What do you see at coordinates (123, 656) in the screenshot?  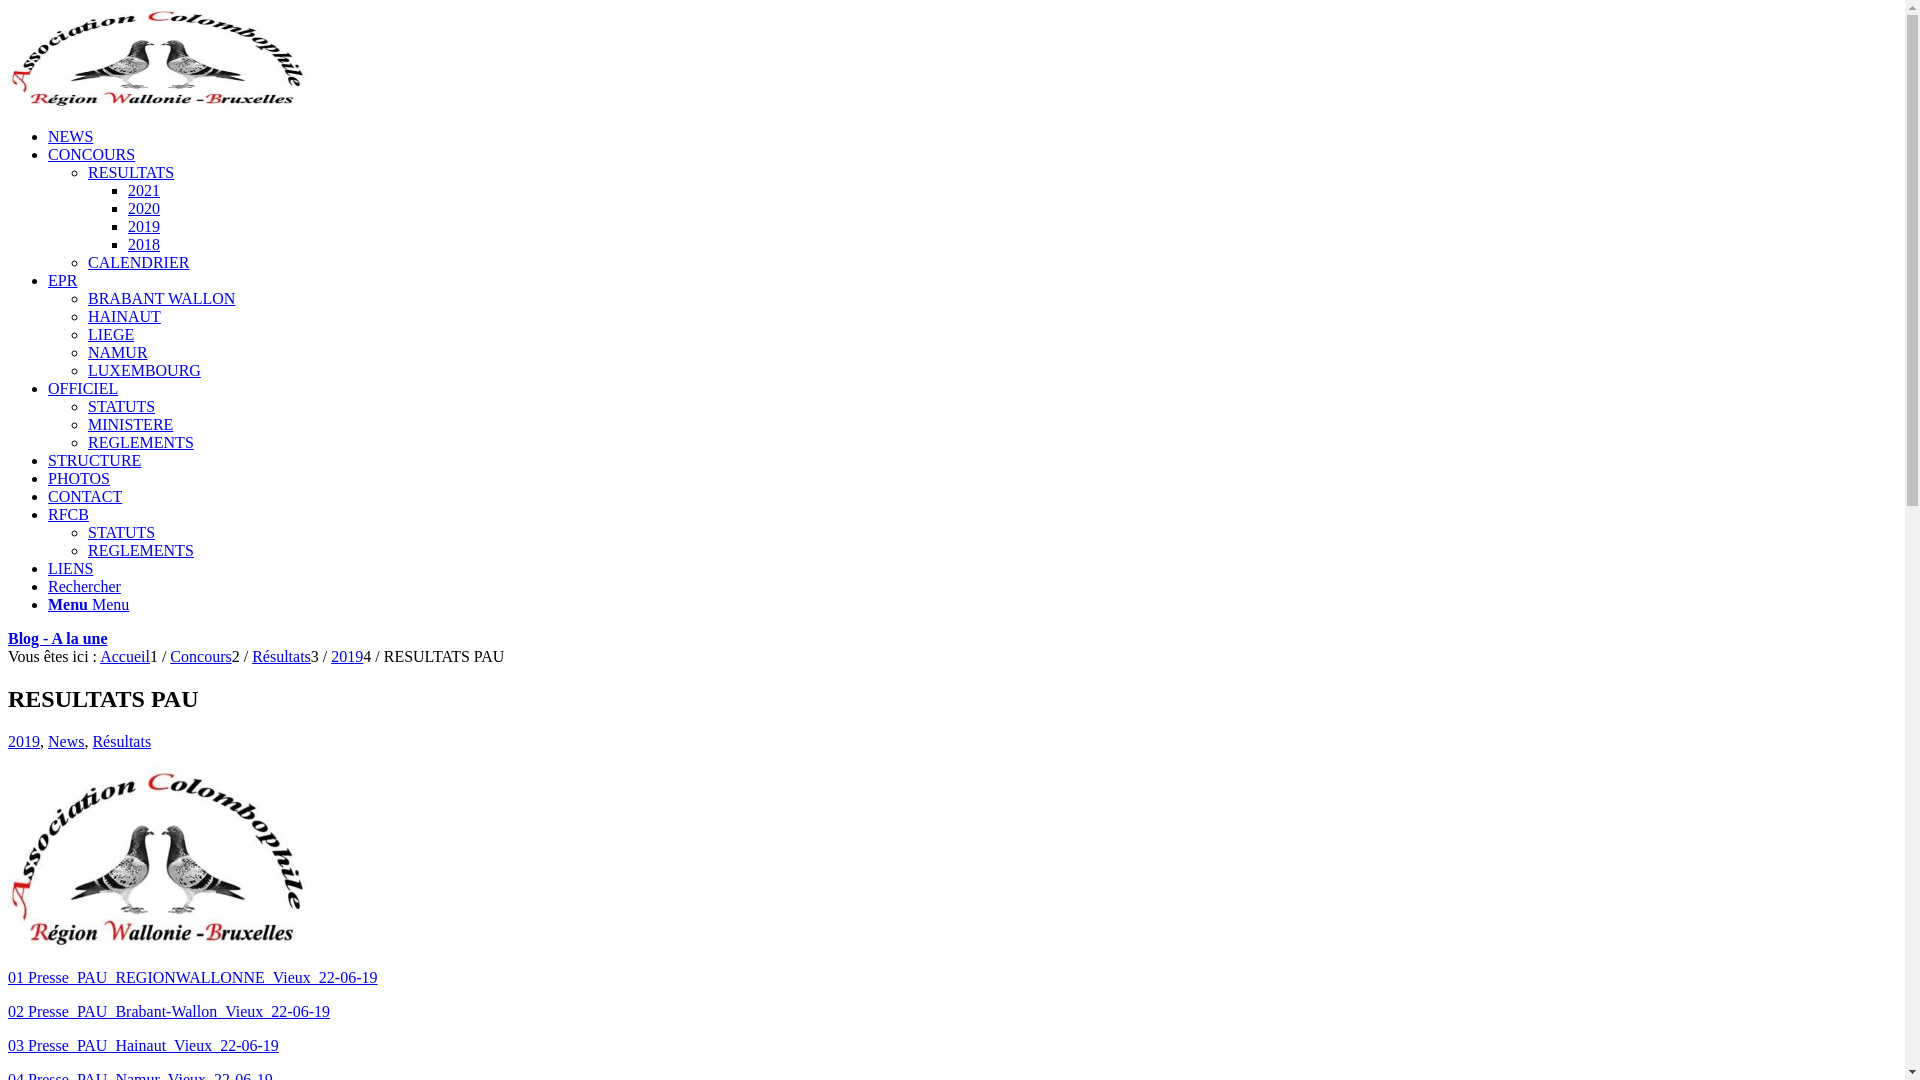 I see `'Accueil'` at bounding box center [123, 656].